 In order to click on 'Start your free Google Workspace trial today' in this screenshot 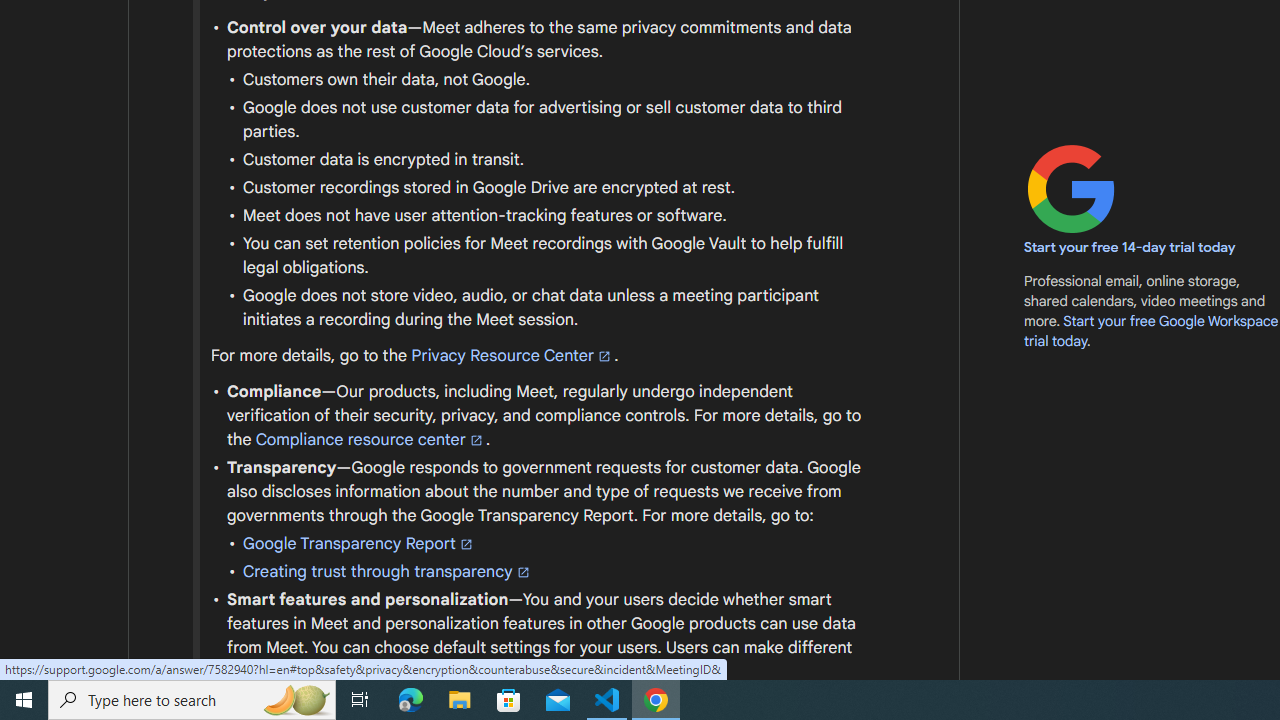, I will do `click(1151, 329)`.